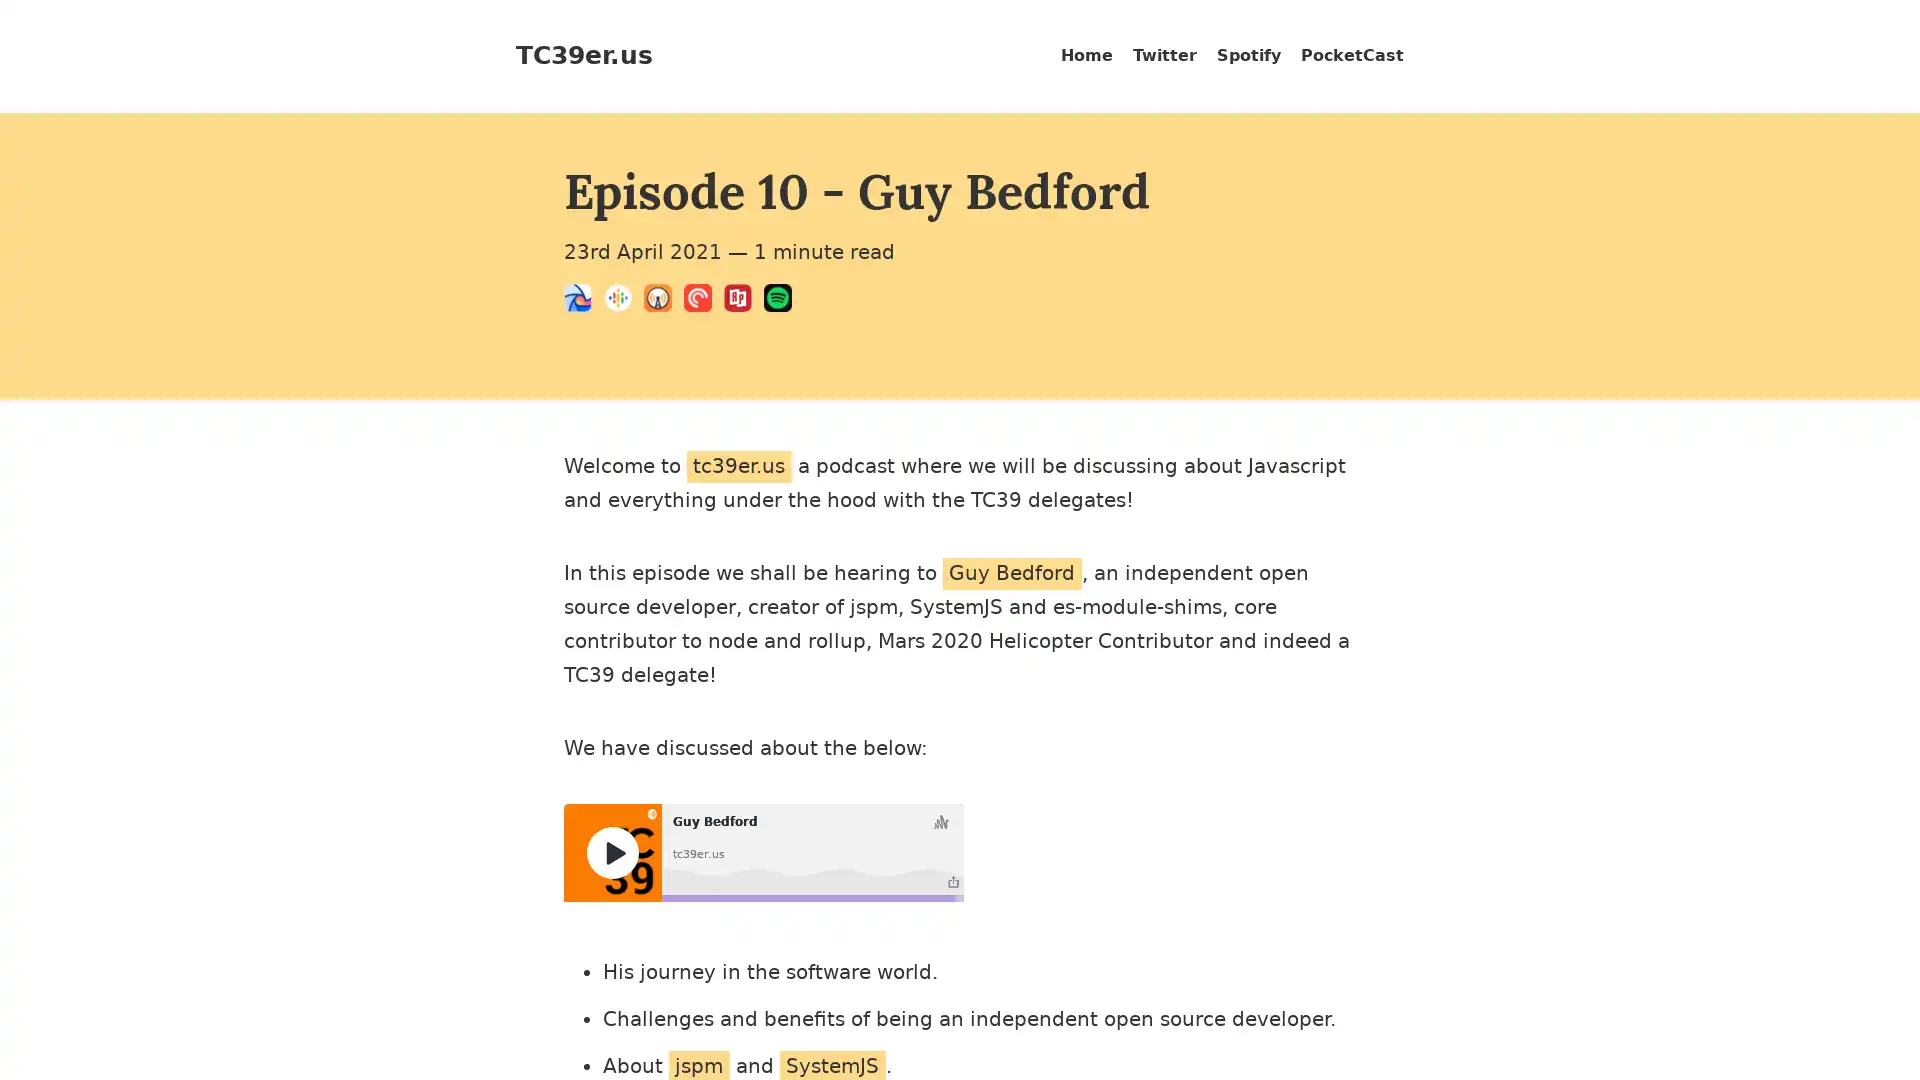 The height and width of the screenshot is (1080, 1920). I want to click on RadioPublic Logo, so click(743, 301).